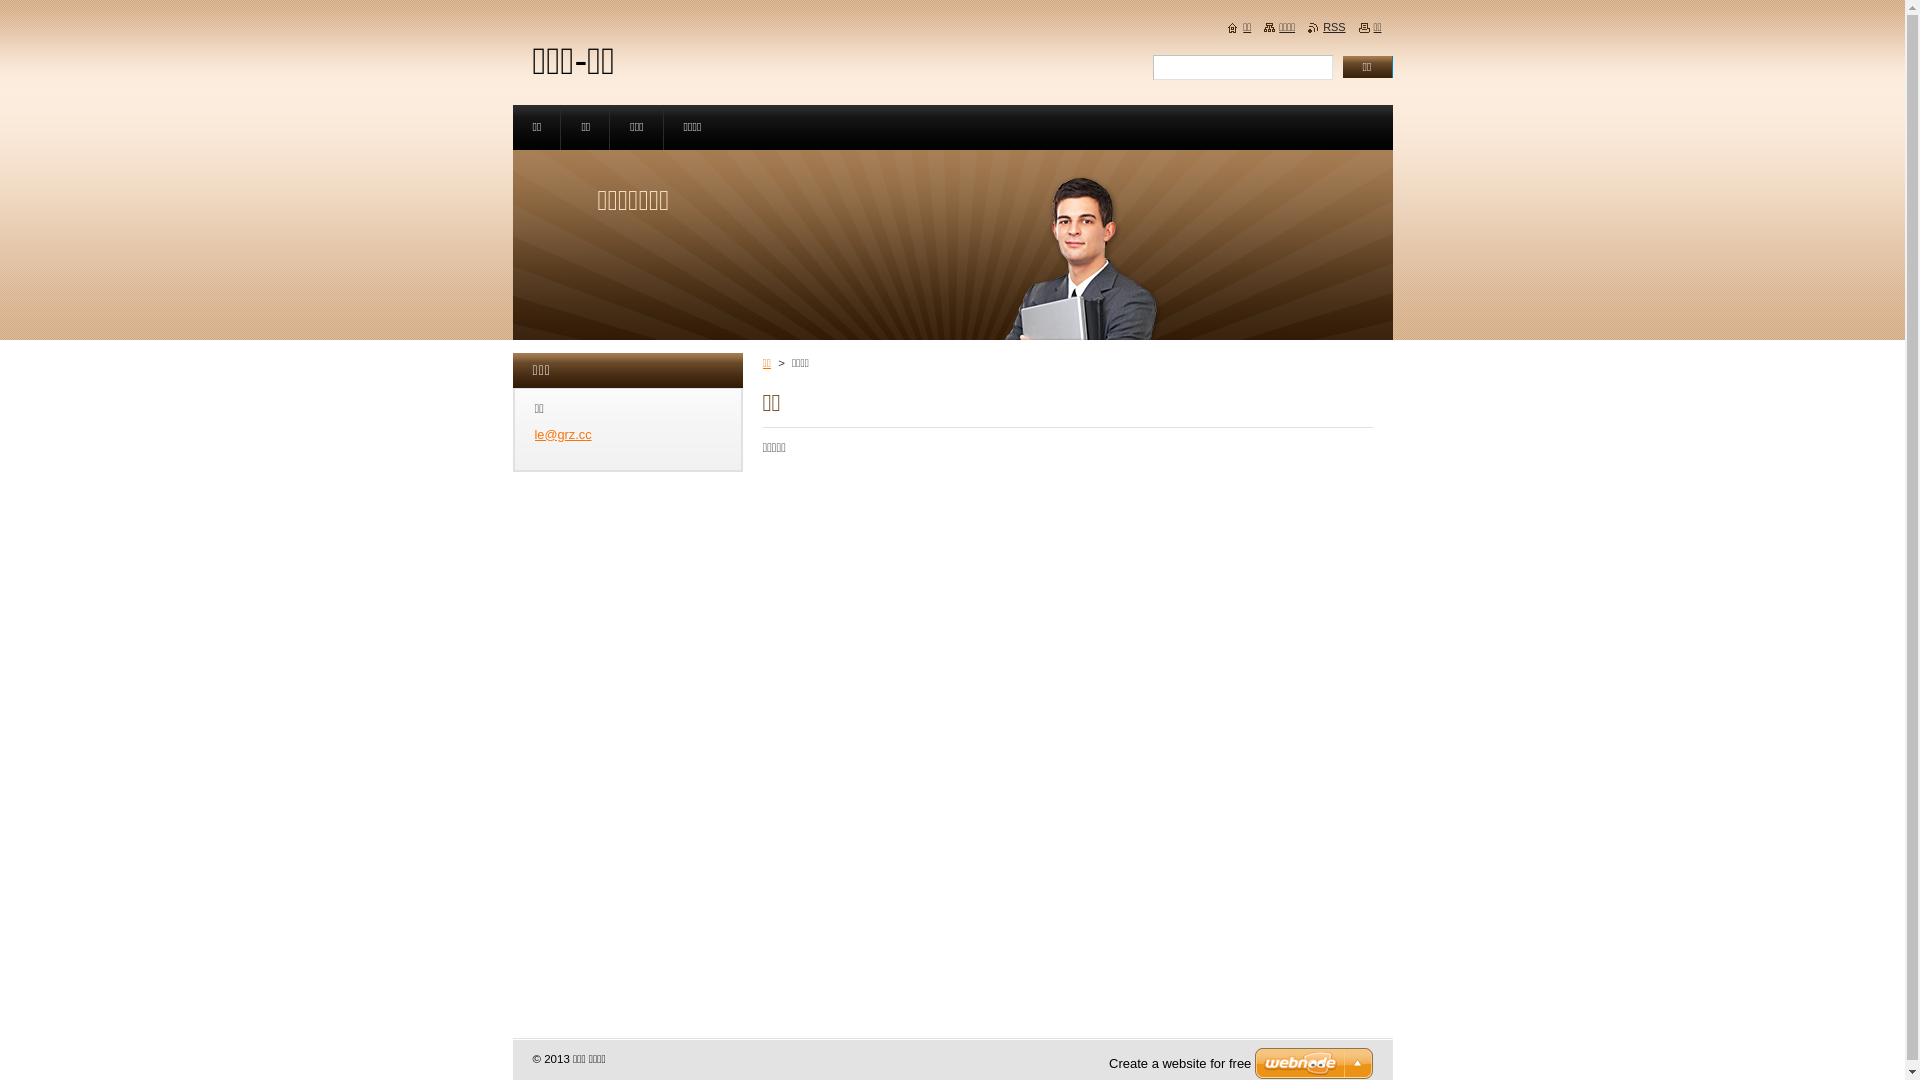  Describe the element at coordinates (1308, 27) in the screenshot. I see `'RSS'` at that location.